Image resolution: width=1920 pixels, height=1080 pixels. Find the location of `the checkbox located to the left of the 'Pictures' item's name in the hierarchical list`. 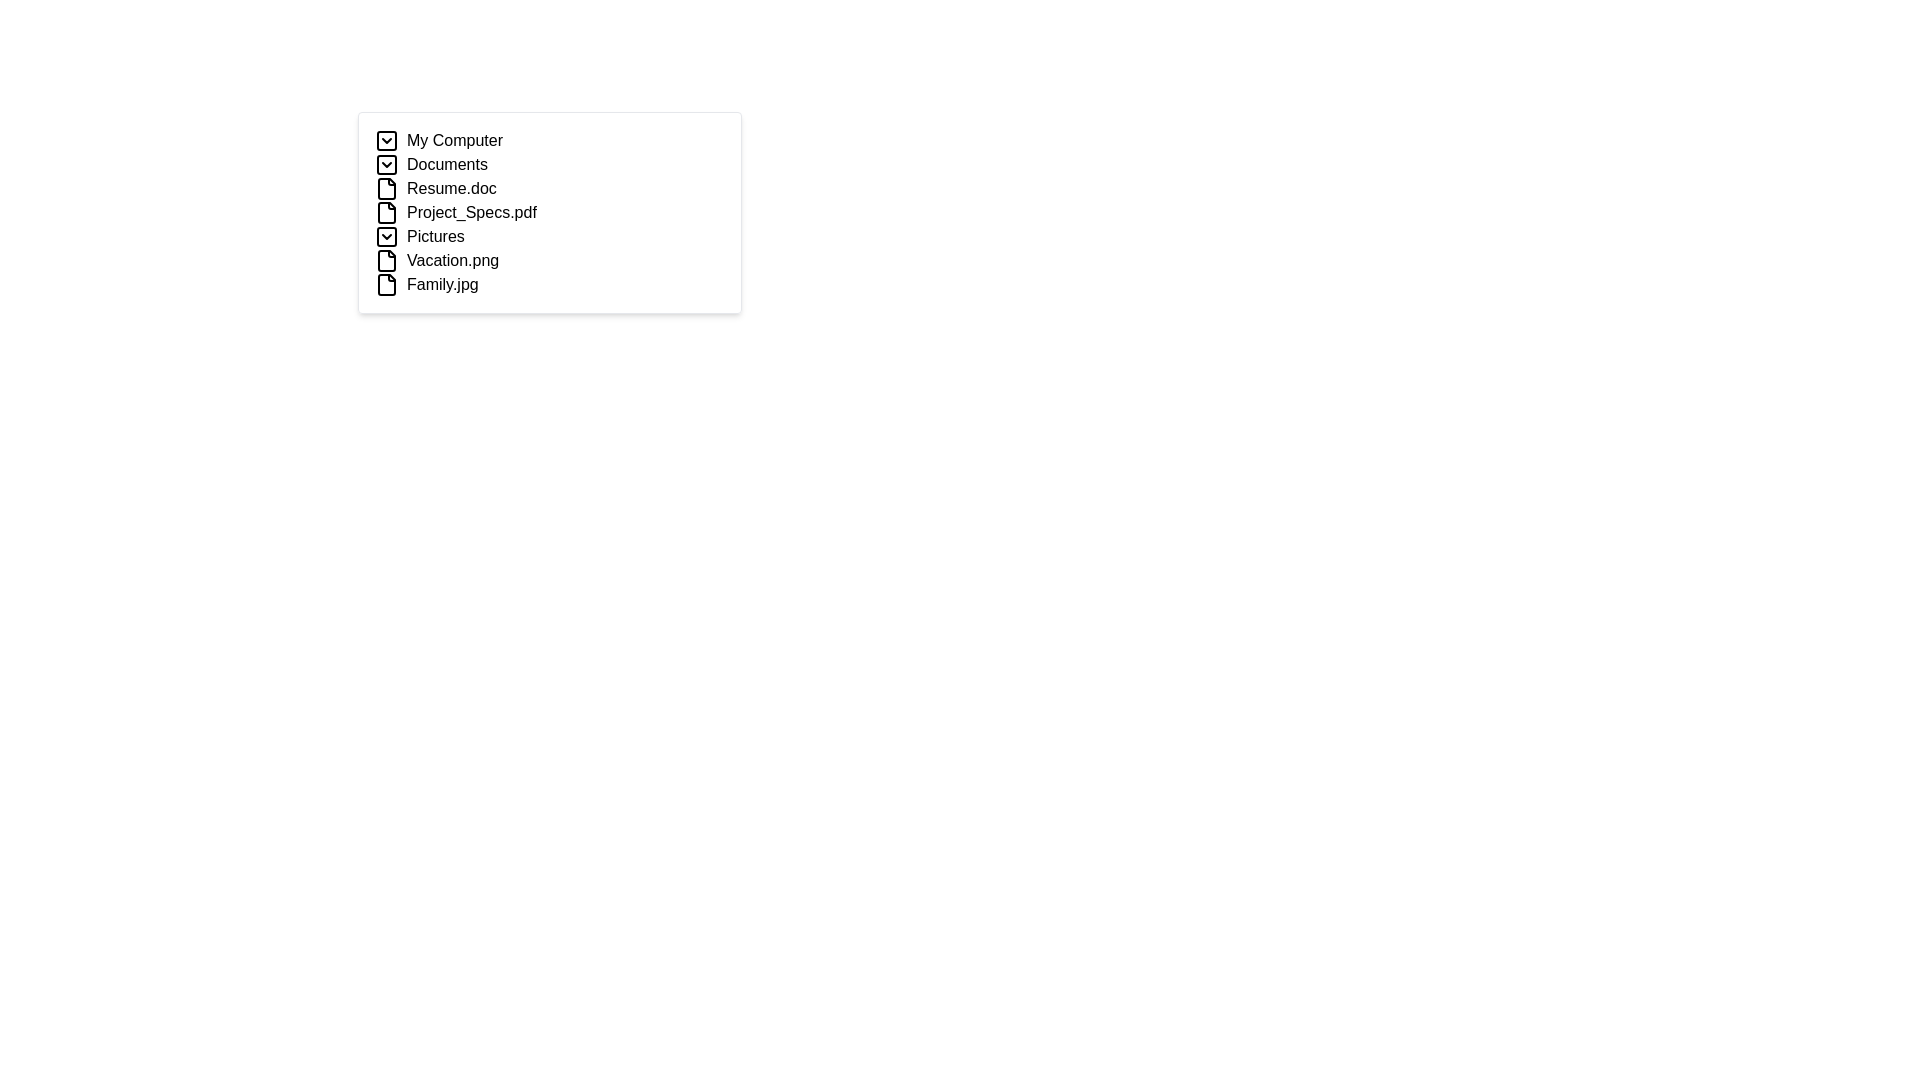

the checkbox located to the left of the 'Pictures' item's name in the hierarchical list is located at coordinates (387, 235).